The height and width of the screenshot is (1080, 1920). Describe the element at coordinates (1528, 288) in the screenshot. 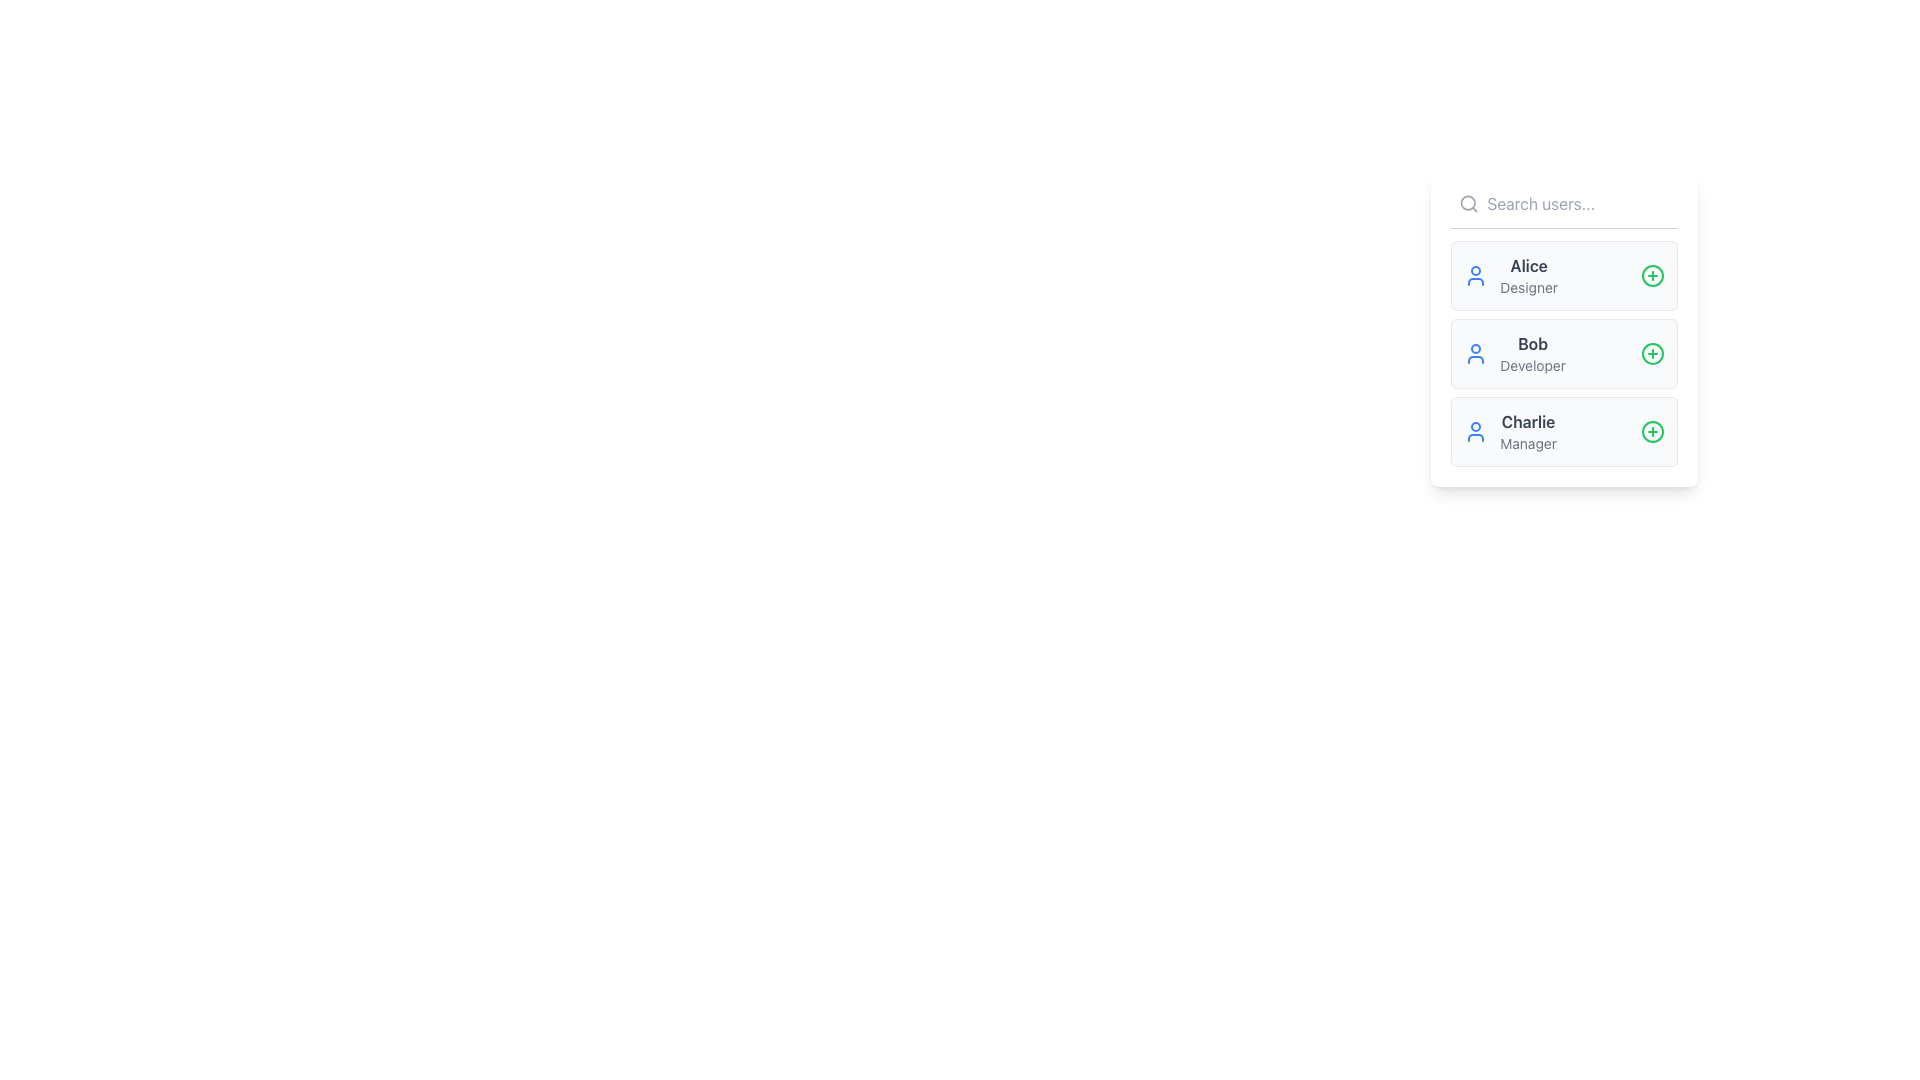

I see `the text label reading 'Designer' that is located below the name 'Alice' within a user card` at that location.